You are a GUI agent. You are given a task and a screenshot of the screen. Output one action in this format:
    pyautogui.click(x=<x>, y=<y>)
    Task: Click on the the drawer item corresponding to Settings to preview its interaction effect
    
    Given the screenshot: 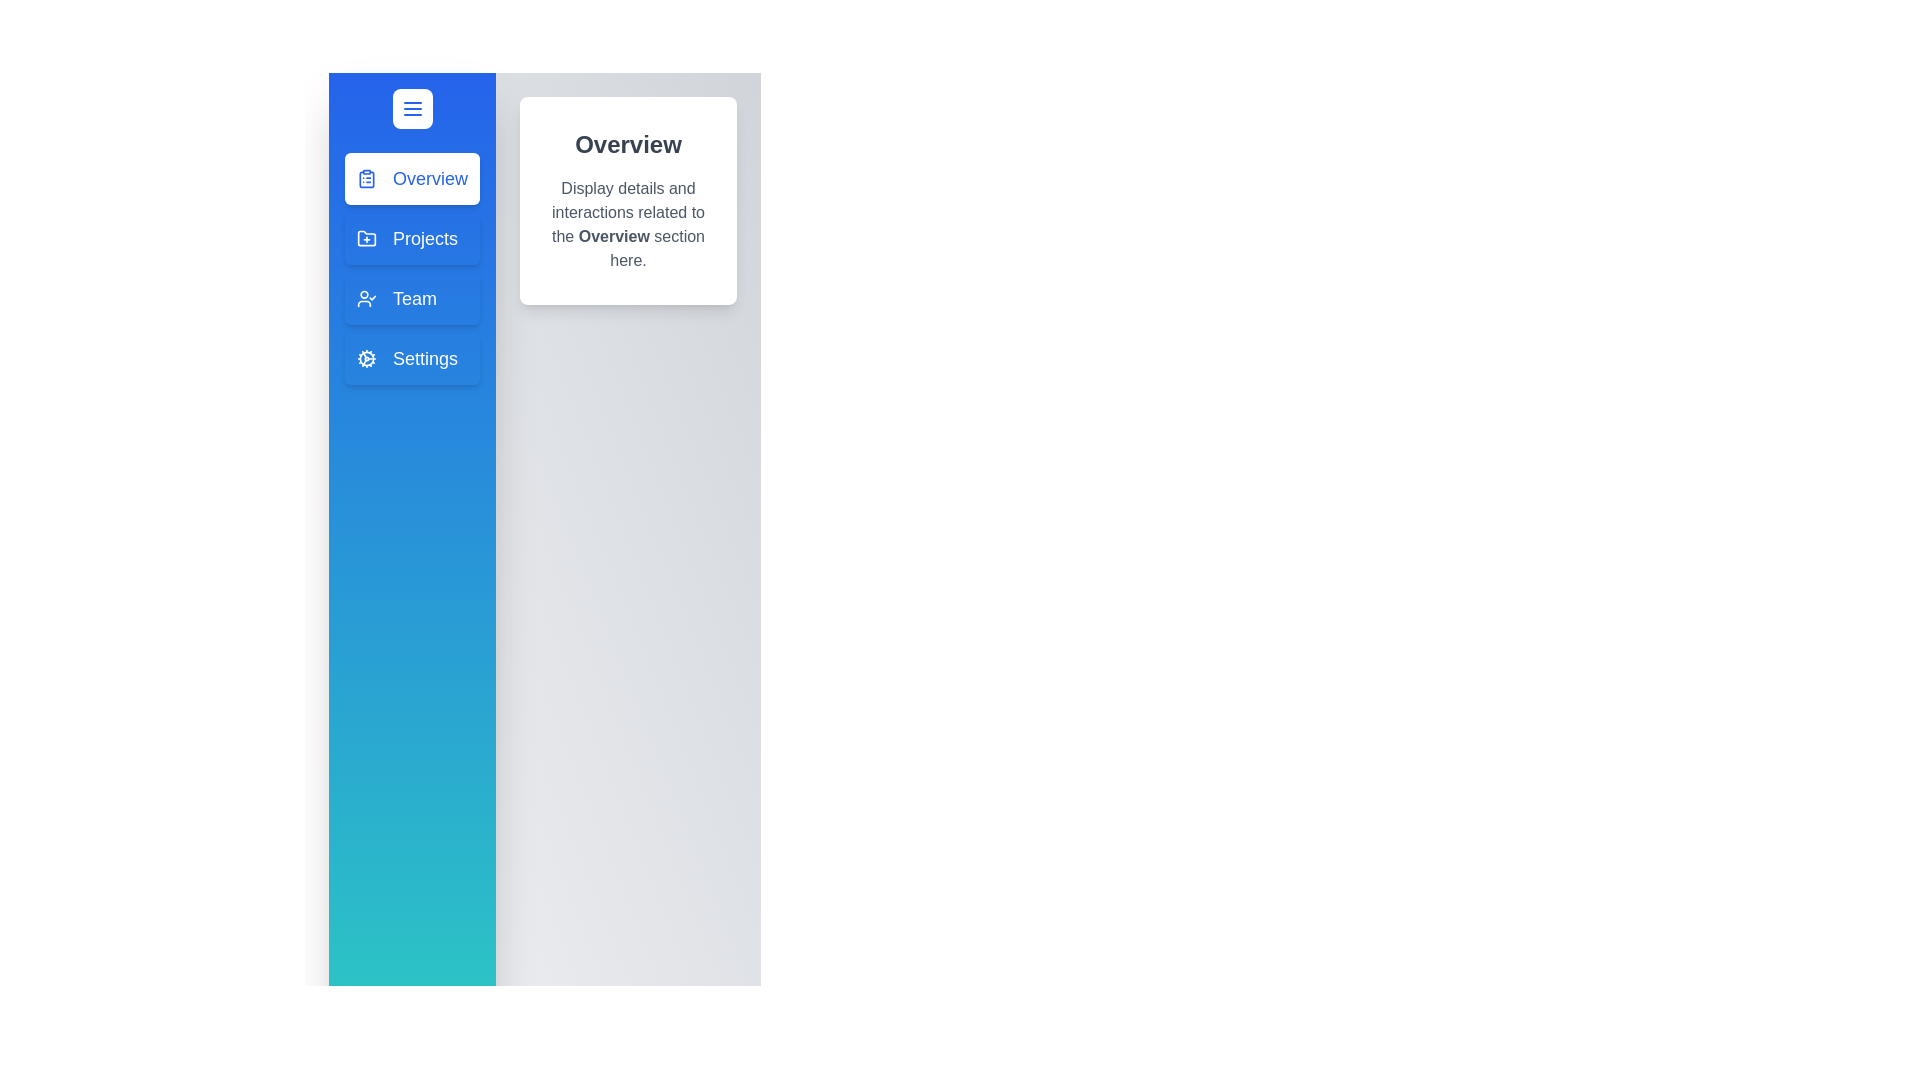 What is the action you would take?
    pyautogui.click(x=411, y=357)
    